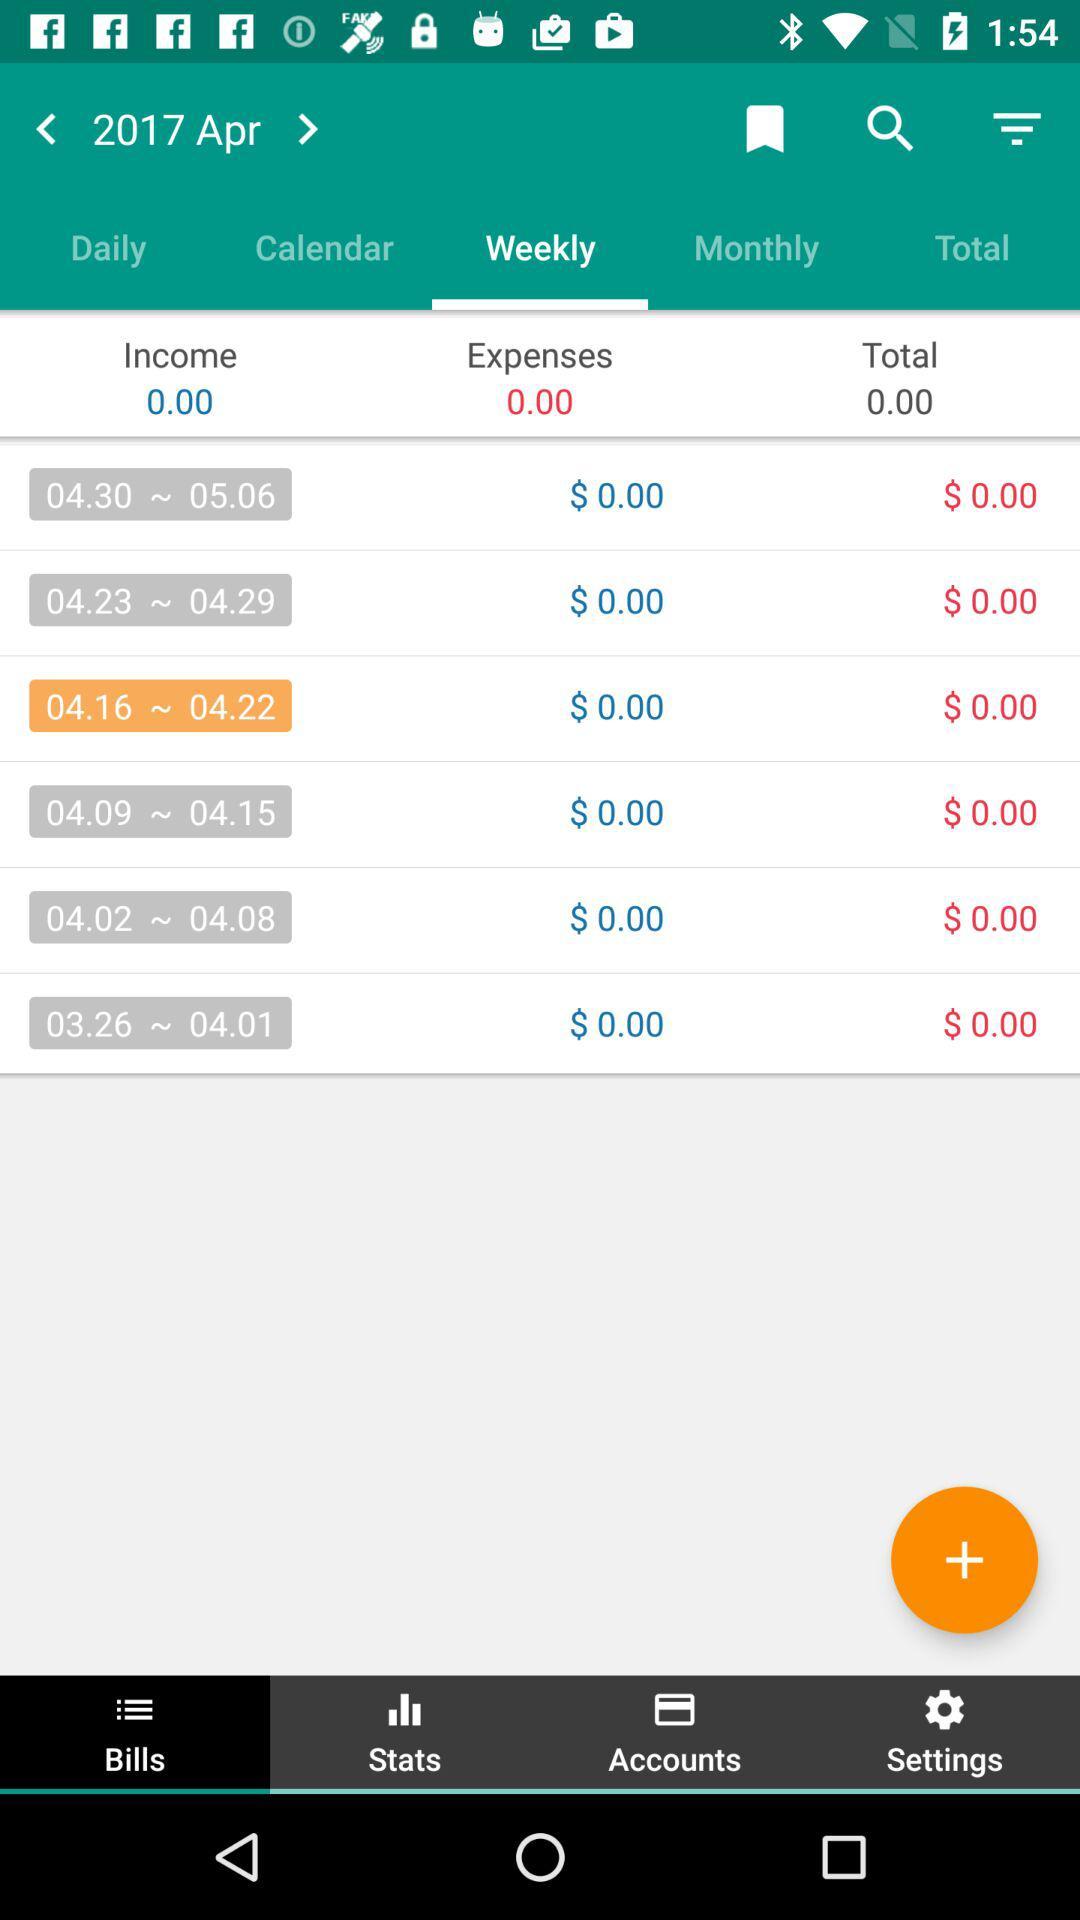 Image resolution: width=1080 pixels, height=1920 pixels. Describe the element at coordinates (1017, 127) in the screenshot. I see `open menu` at that location.